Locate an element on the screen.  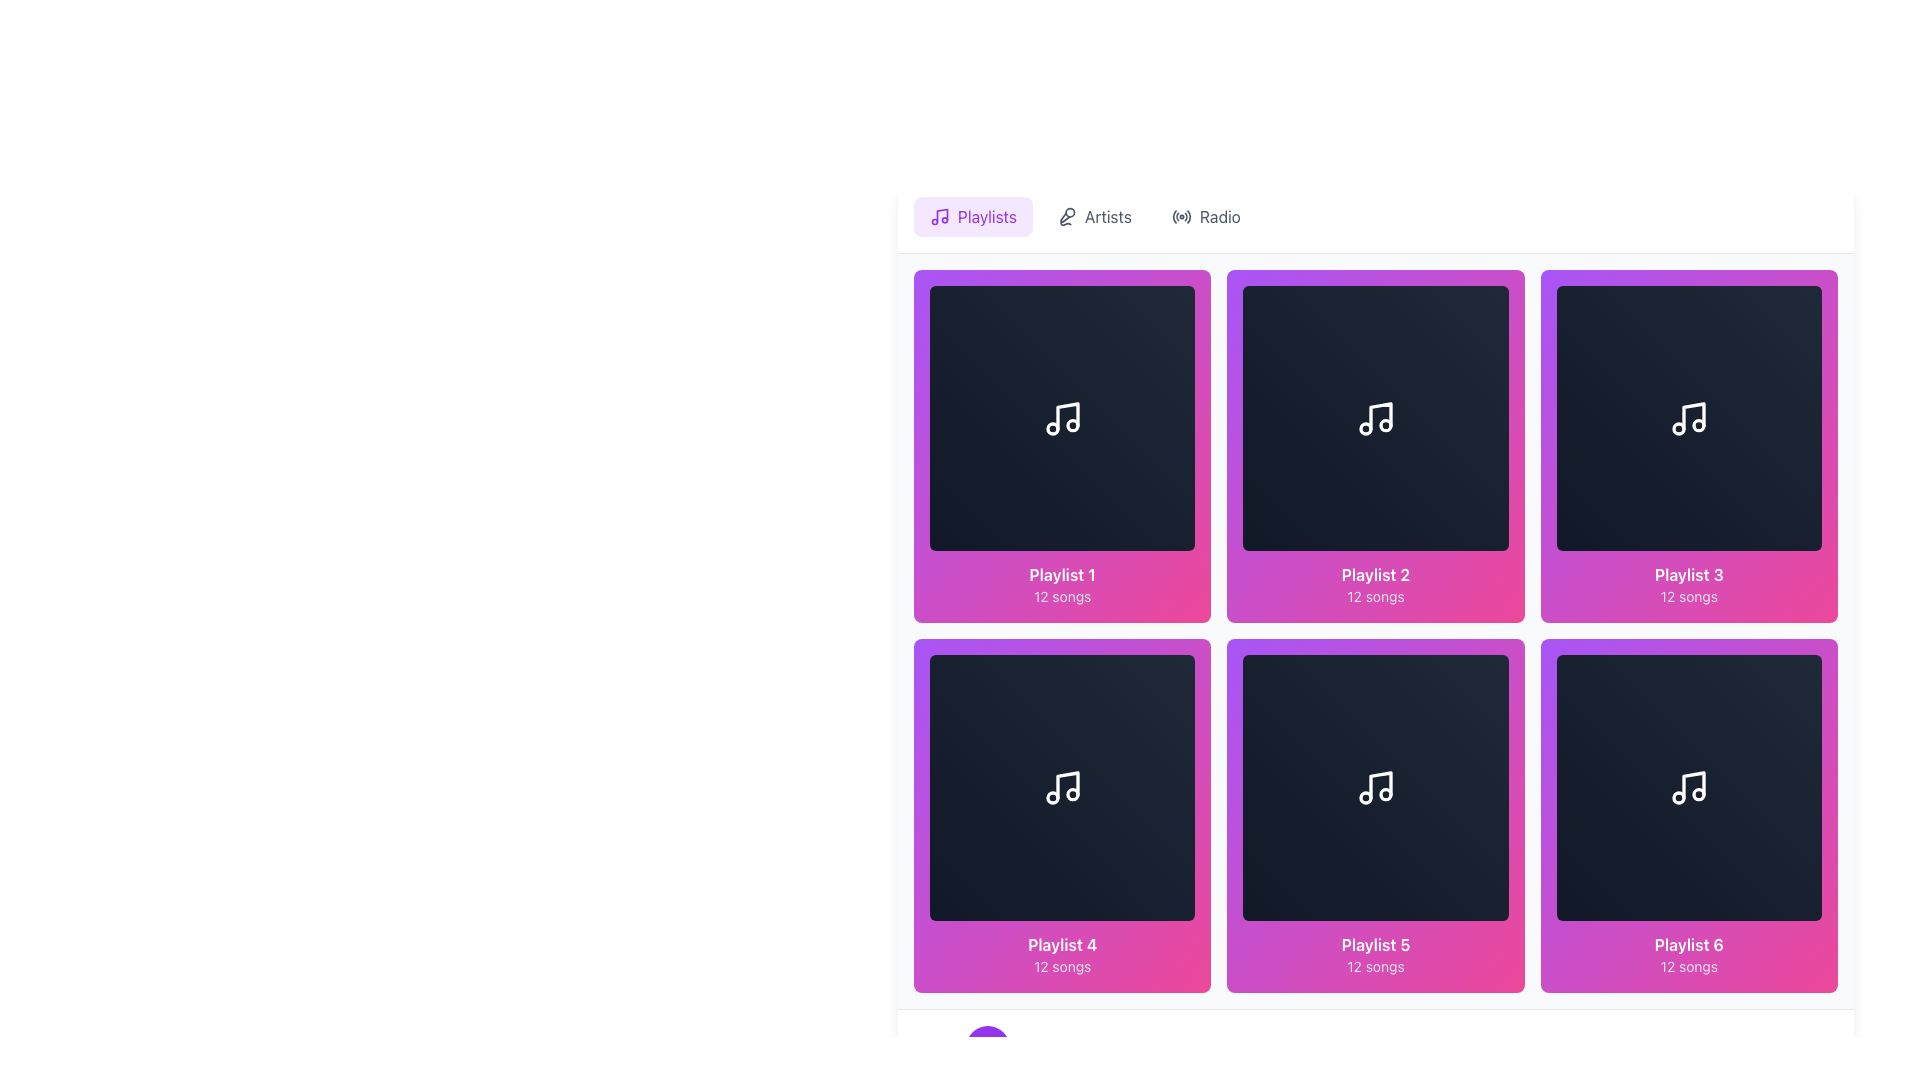
the text label displaying '12 songs' in light gray color, located below the bold text label 'Playlist 6' within a colorful card in the second row, third column of the grid layout is located at coordinates (1688, 965).